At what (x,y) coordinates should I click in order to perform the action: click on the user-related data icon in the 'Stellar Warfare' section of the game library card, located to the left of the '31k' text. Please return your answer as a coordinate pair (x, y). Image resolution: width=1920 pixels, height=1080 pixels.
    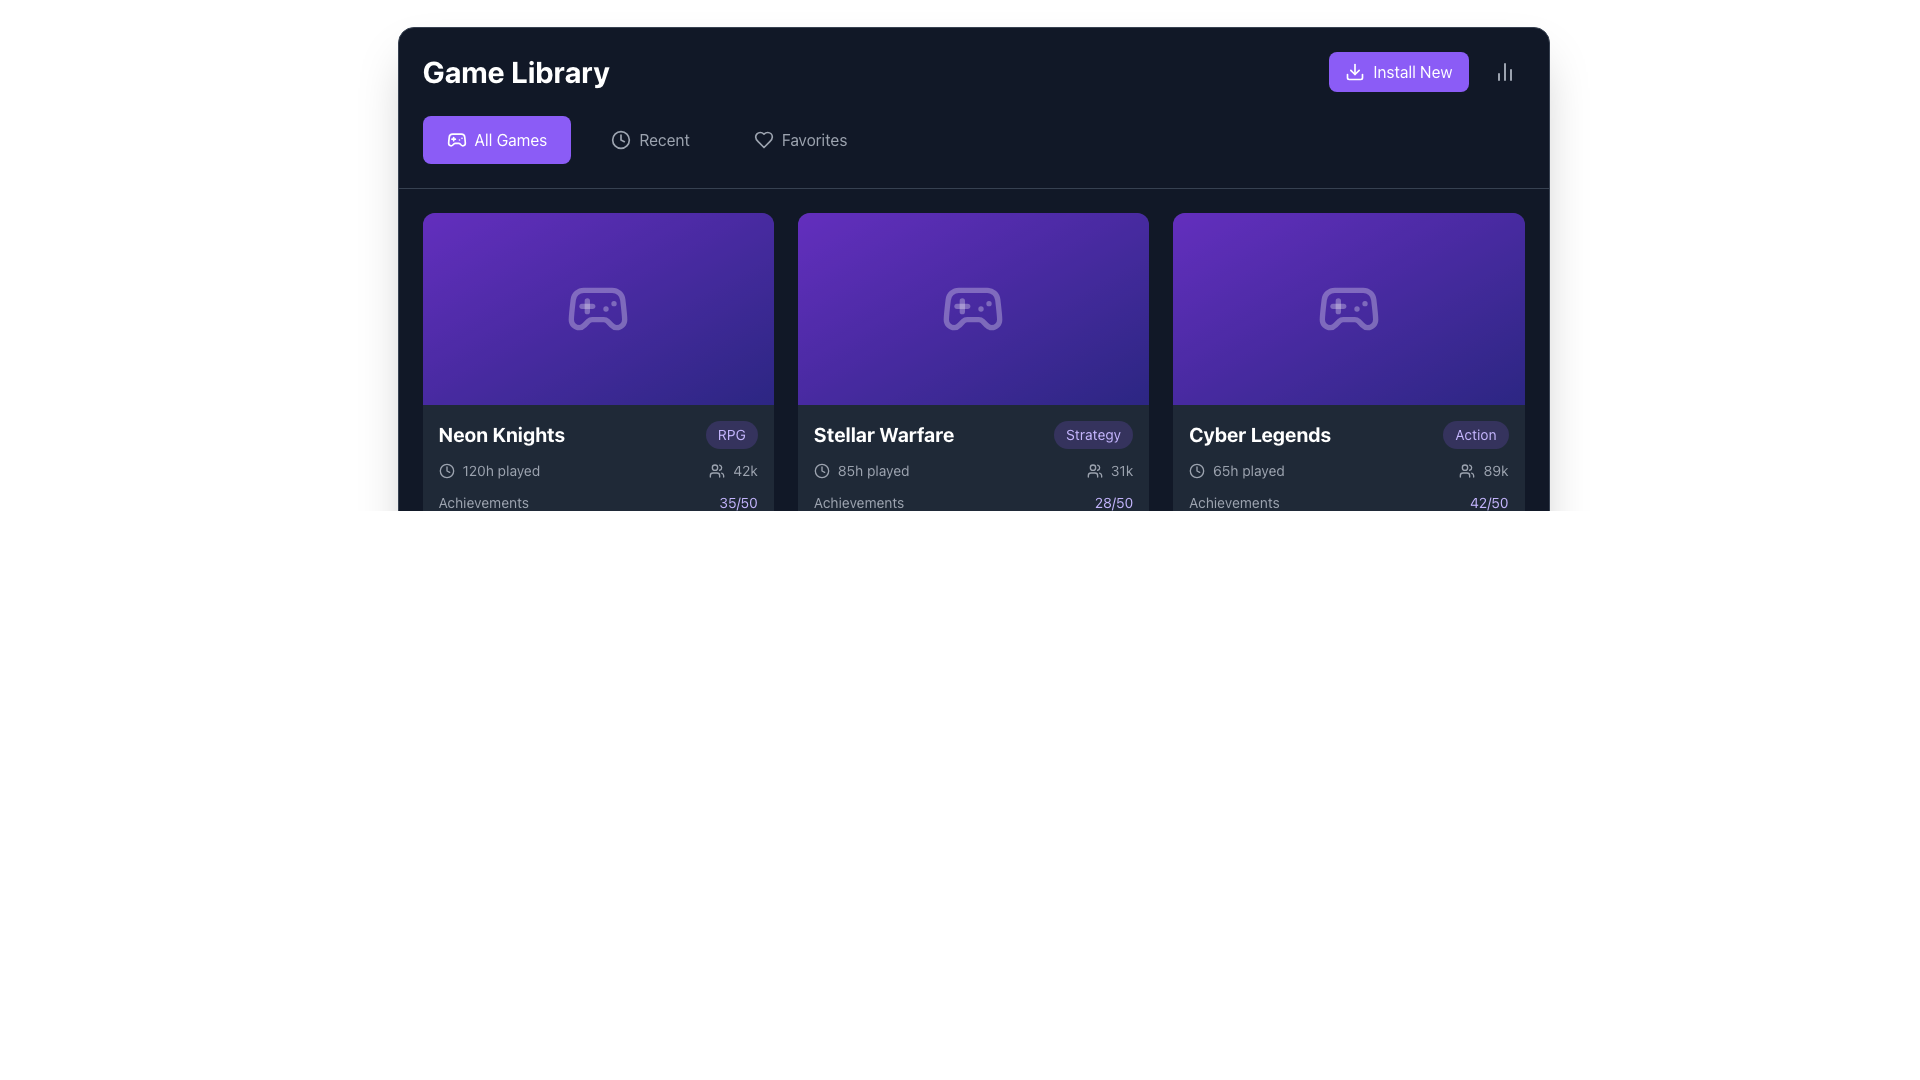
    Looking at the image, I should click on (1093, 470).